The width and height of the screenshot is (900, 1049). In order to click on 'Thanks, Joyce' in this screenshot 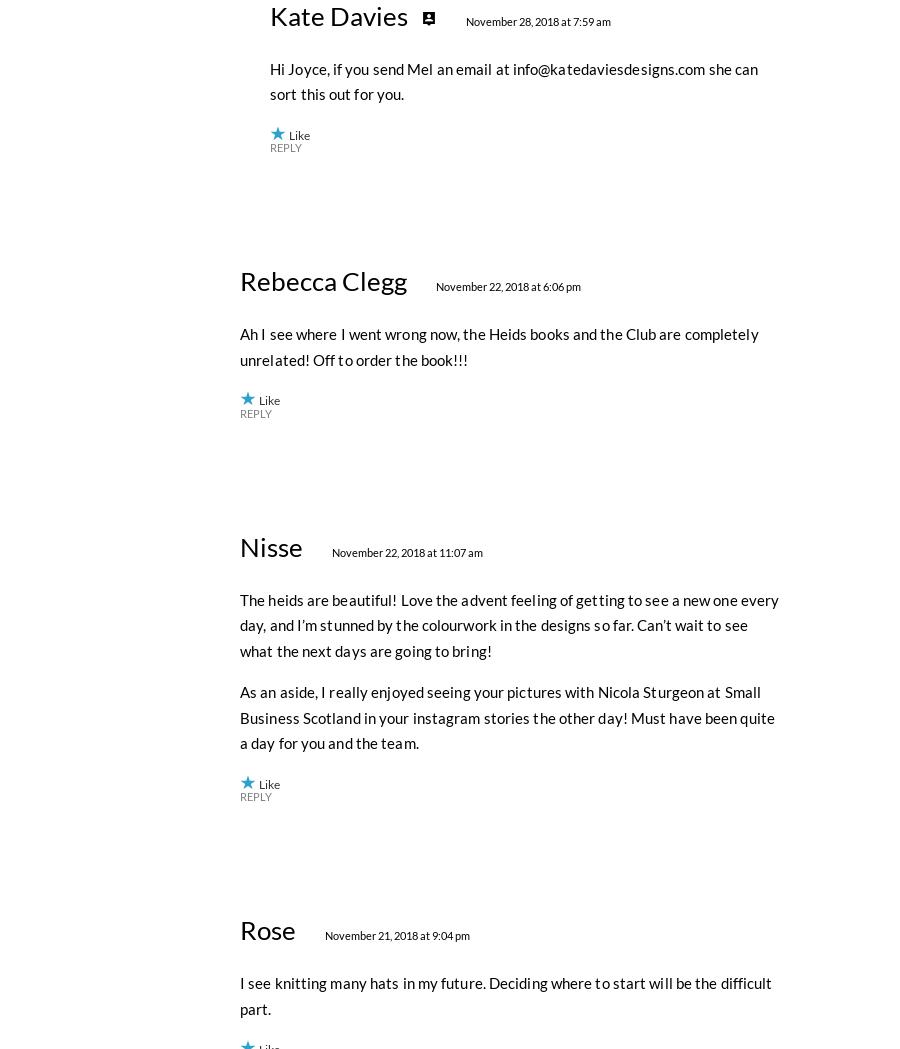, I will do `click(285, 182)`.